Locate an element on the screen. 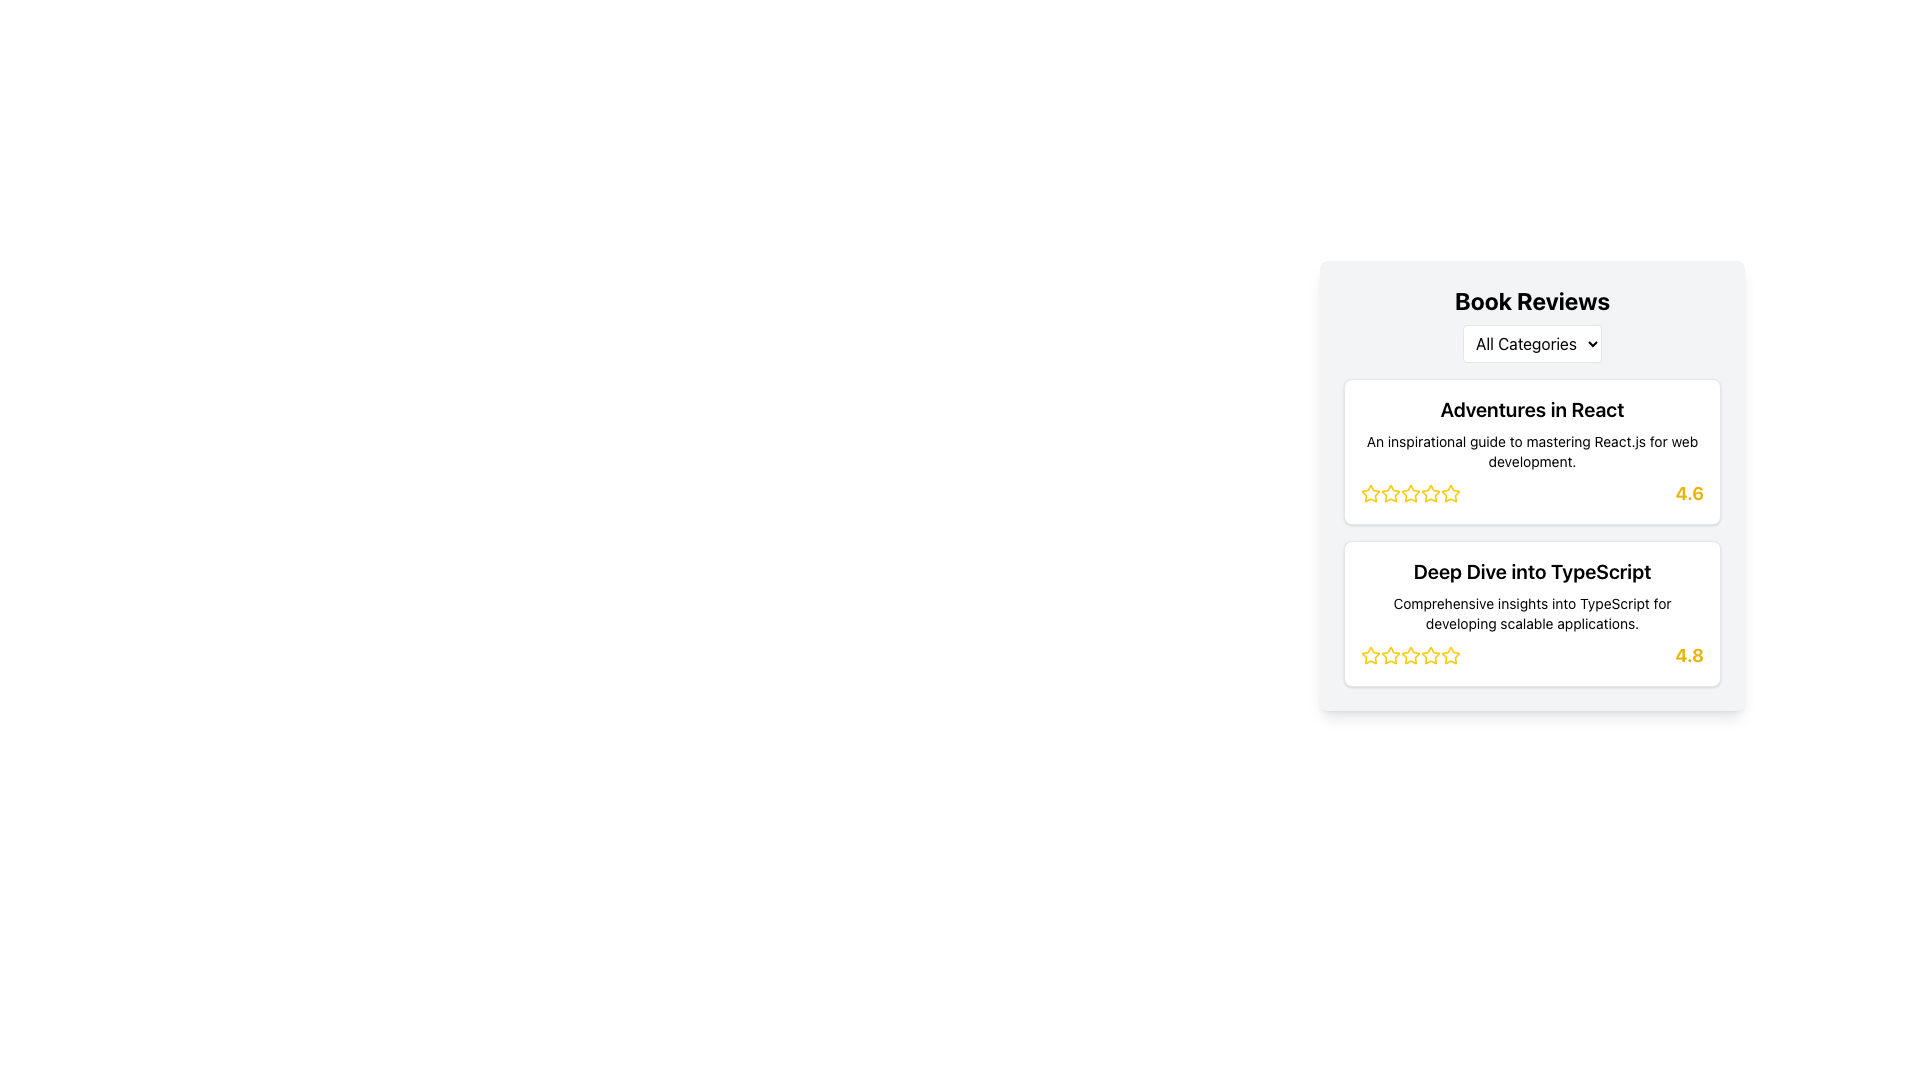  the third star in the five-star rating component under the title 'Adventures in React' within the 'Book Reviews' list section is located at coordinates (1450, 493).